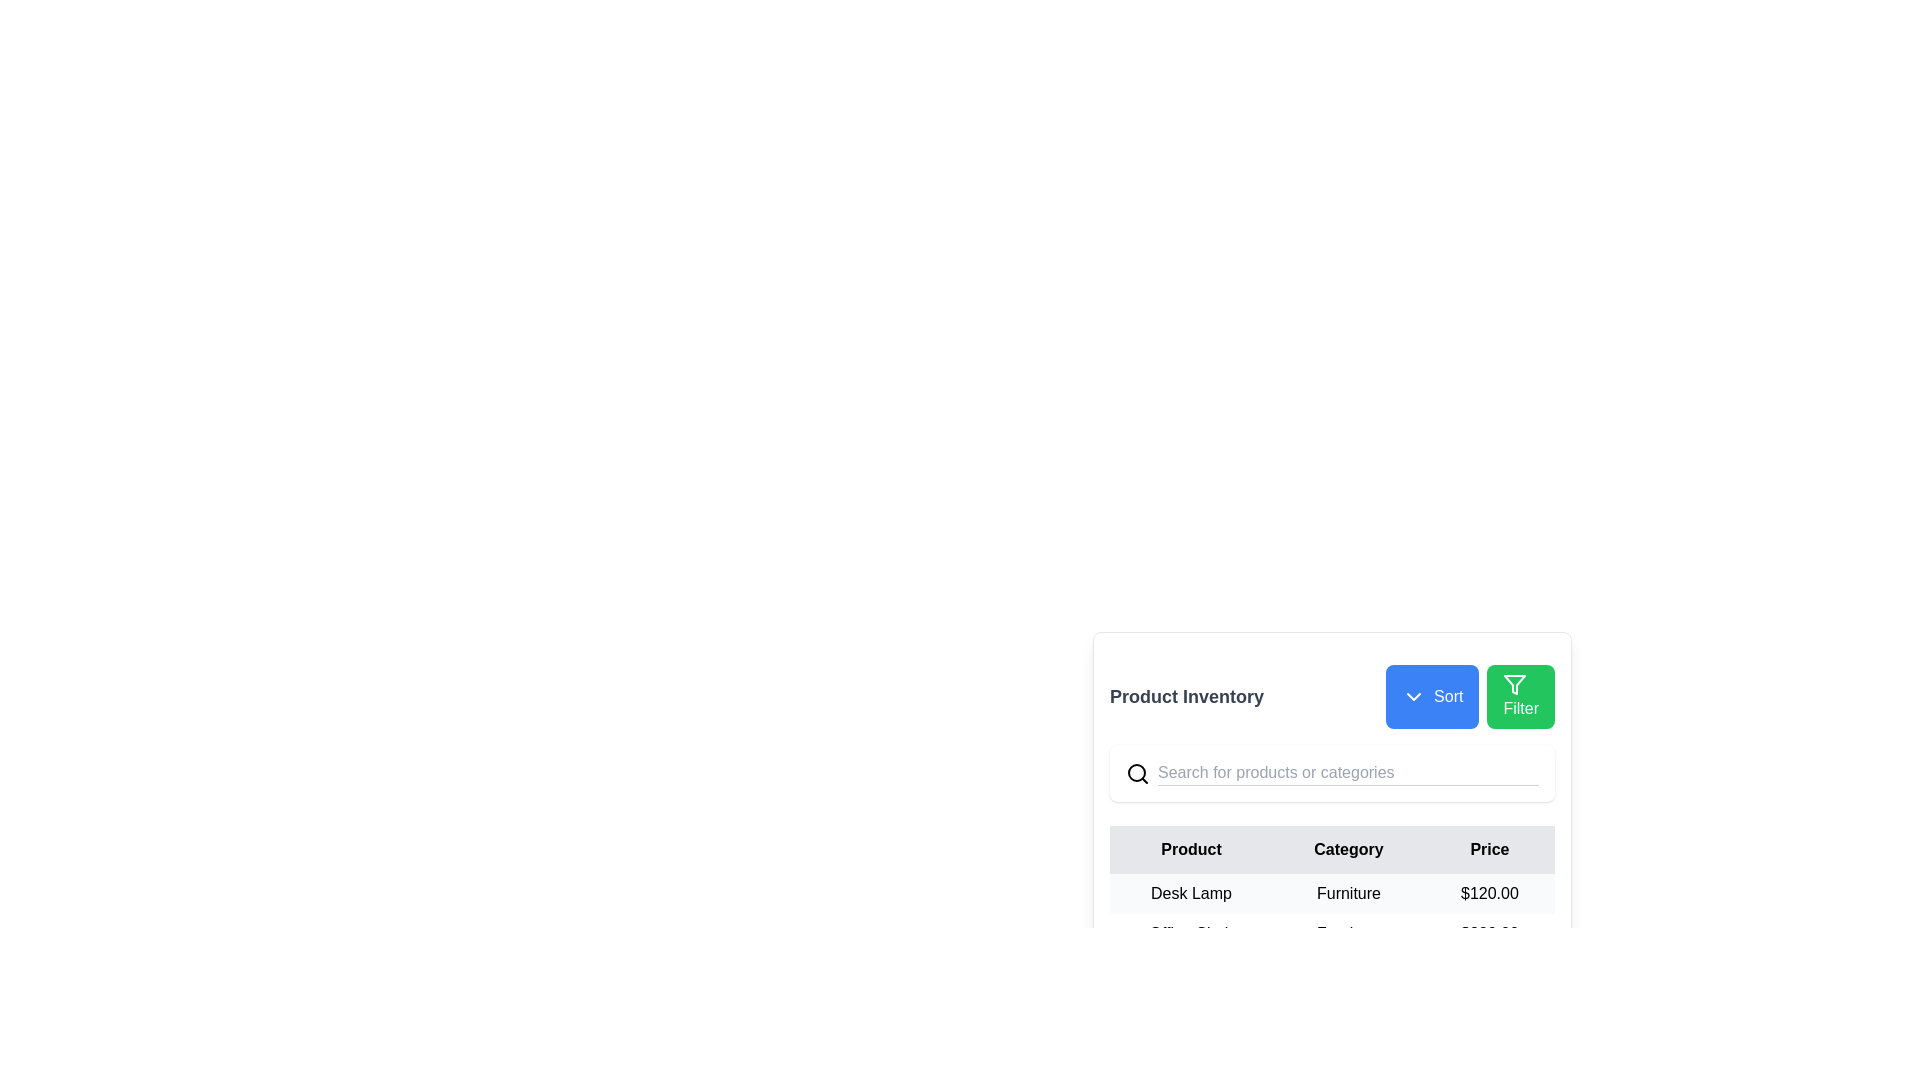 The width and height of the screenshot is (1920, 1080). What do you see at coordinates (1332, 933) in the screenshot?
I see `the second row of the table containing 'Office Chair', 'Furniture', and '$320.00'` at bounding box center [1332, 933].